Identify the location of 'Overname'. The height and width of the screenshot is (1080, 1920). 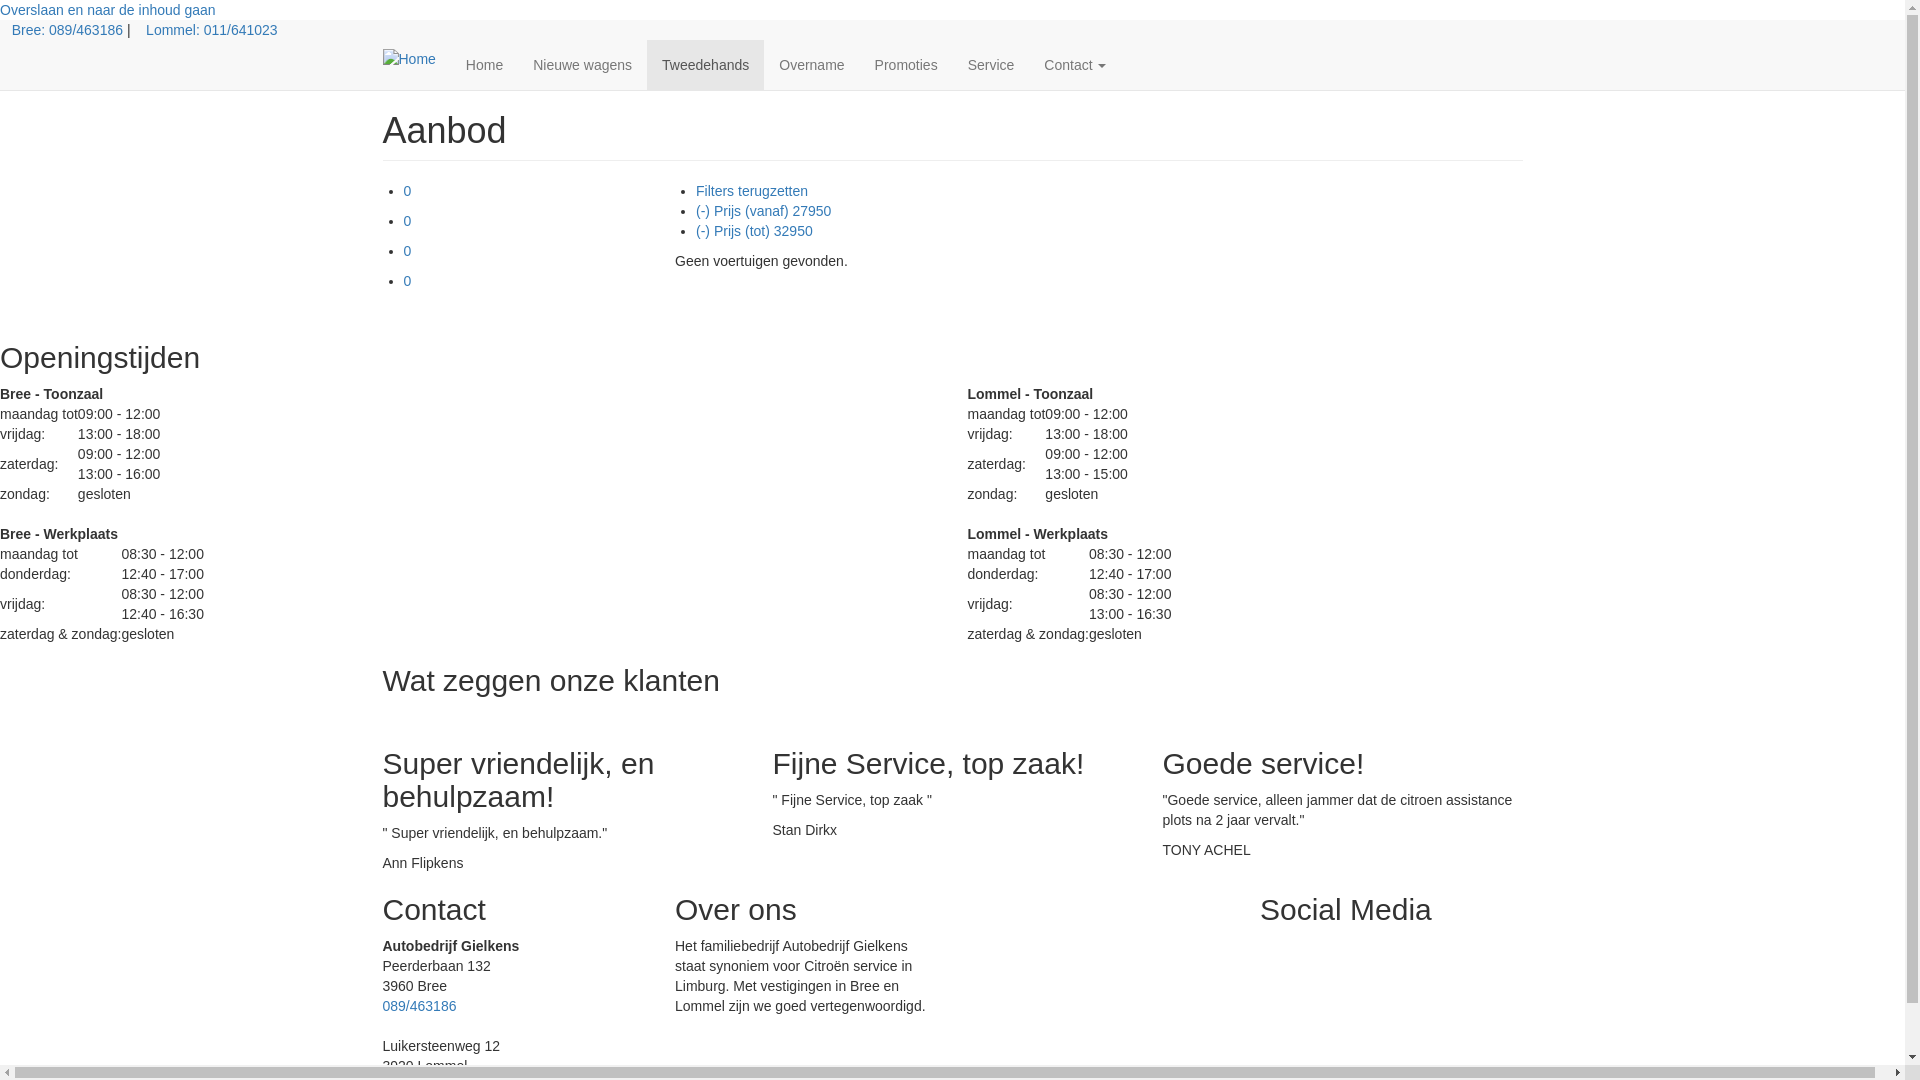
(811, 64).